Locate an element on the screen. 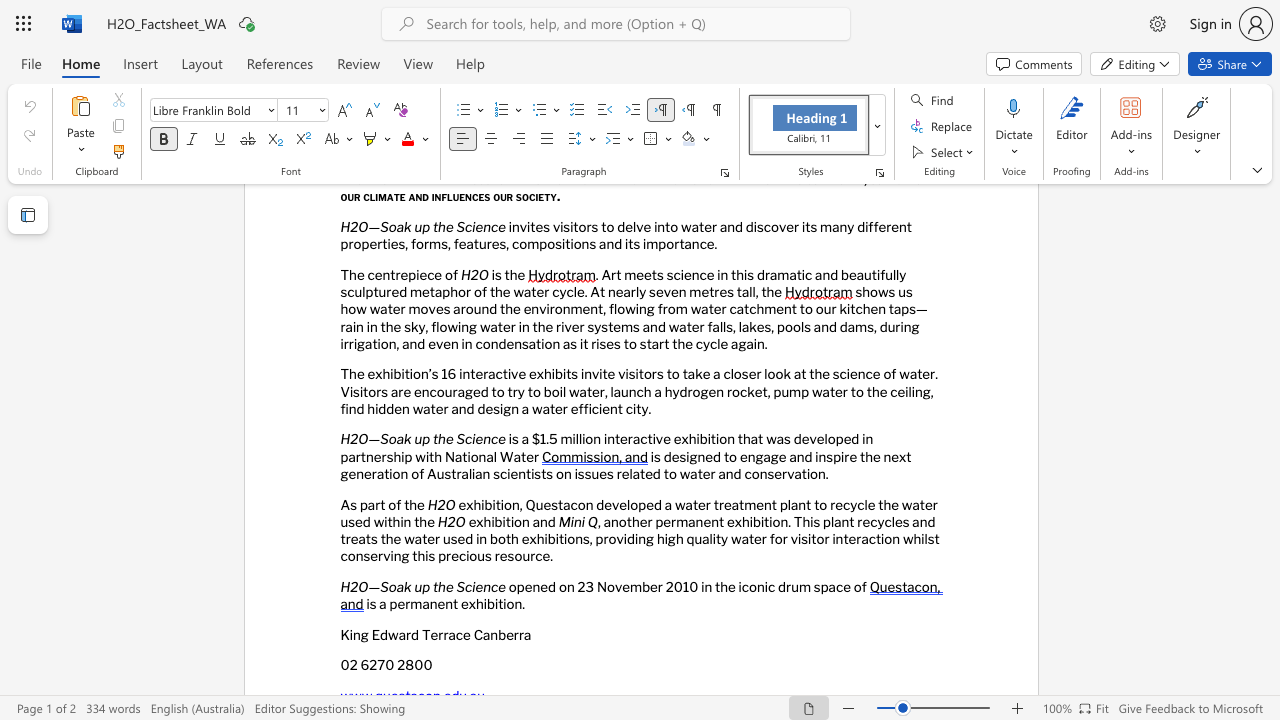 This screenshot has width=1280, height=720. the subset text "en" within the text "H2O—Soak up the Science" is located at coordinates (474, 585).